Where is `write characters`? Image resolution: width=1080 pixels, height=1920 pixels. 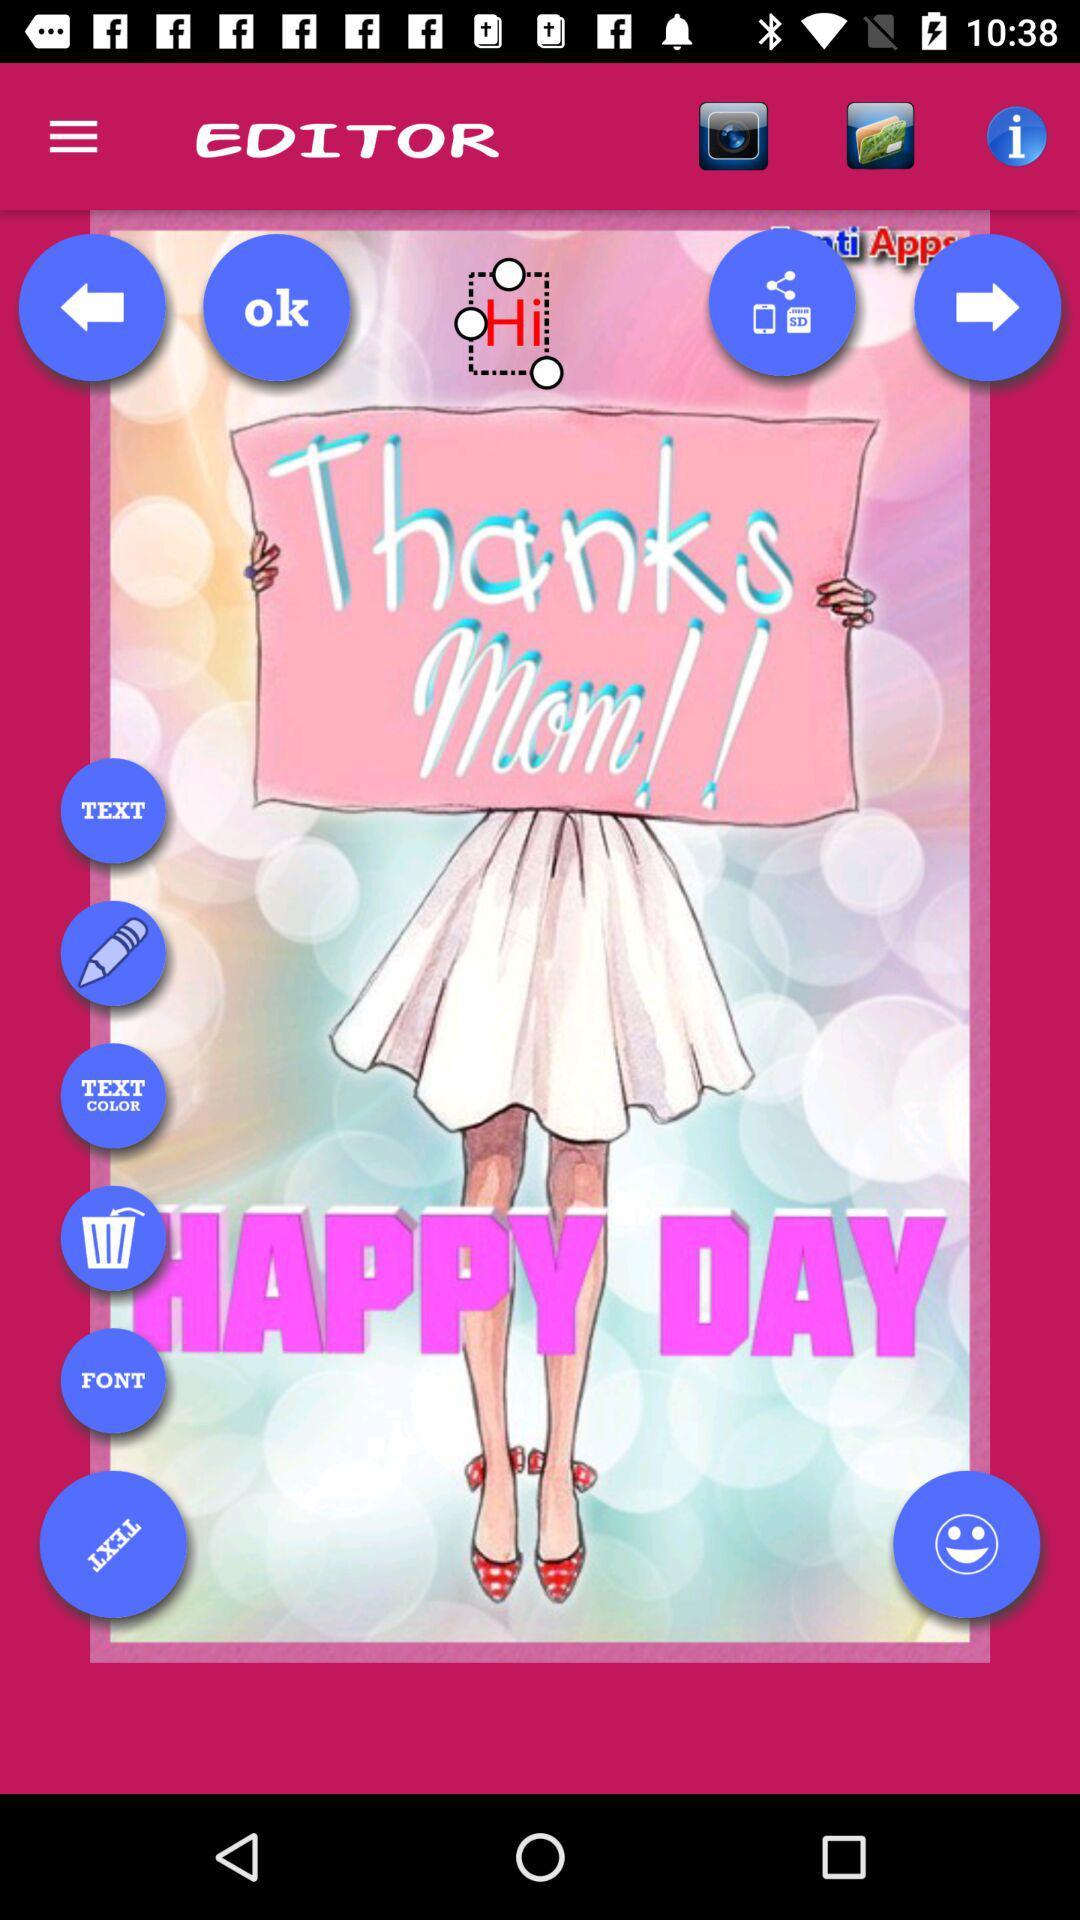 write characters is located at coordinates (113, 952).